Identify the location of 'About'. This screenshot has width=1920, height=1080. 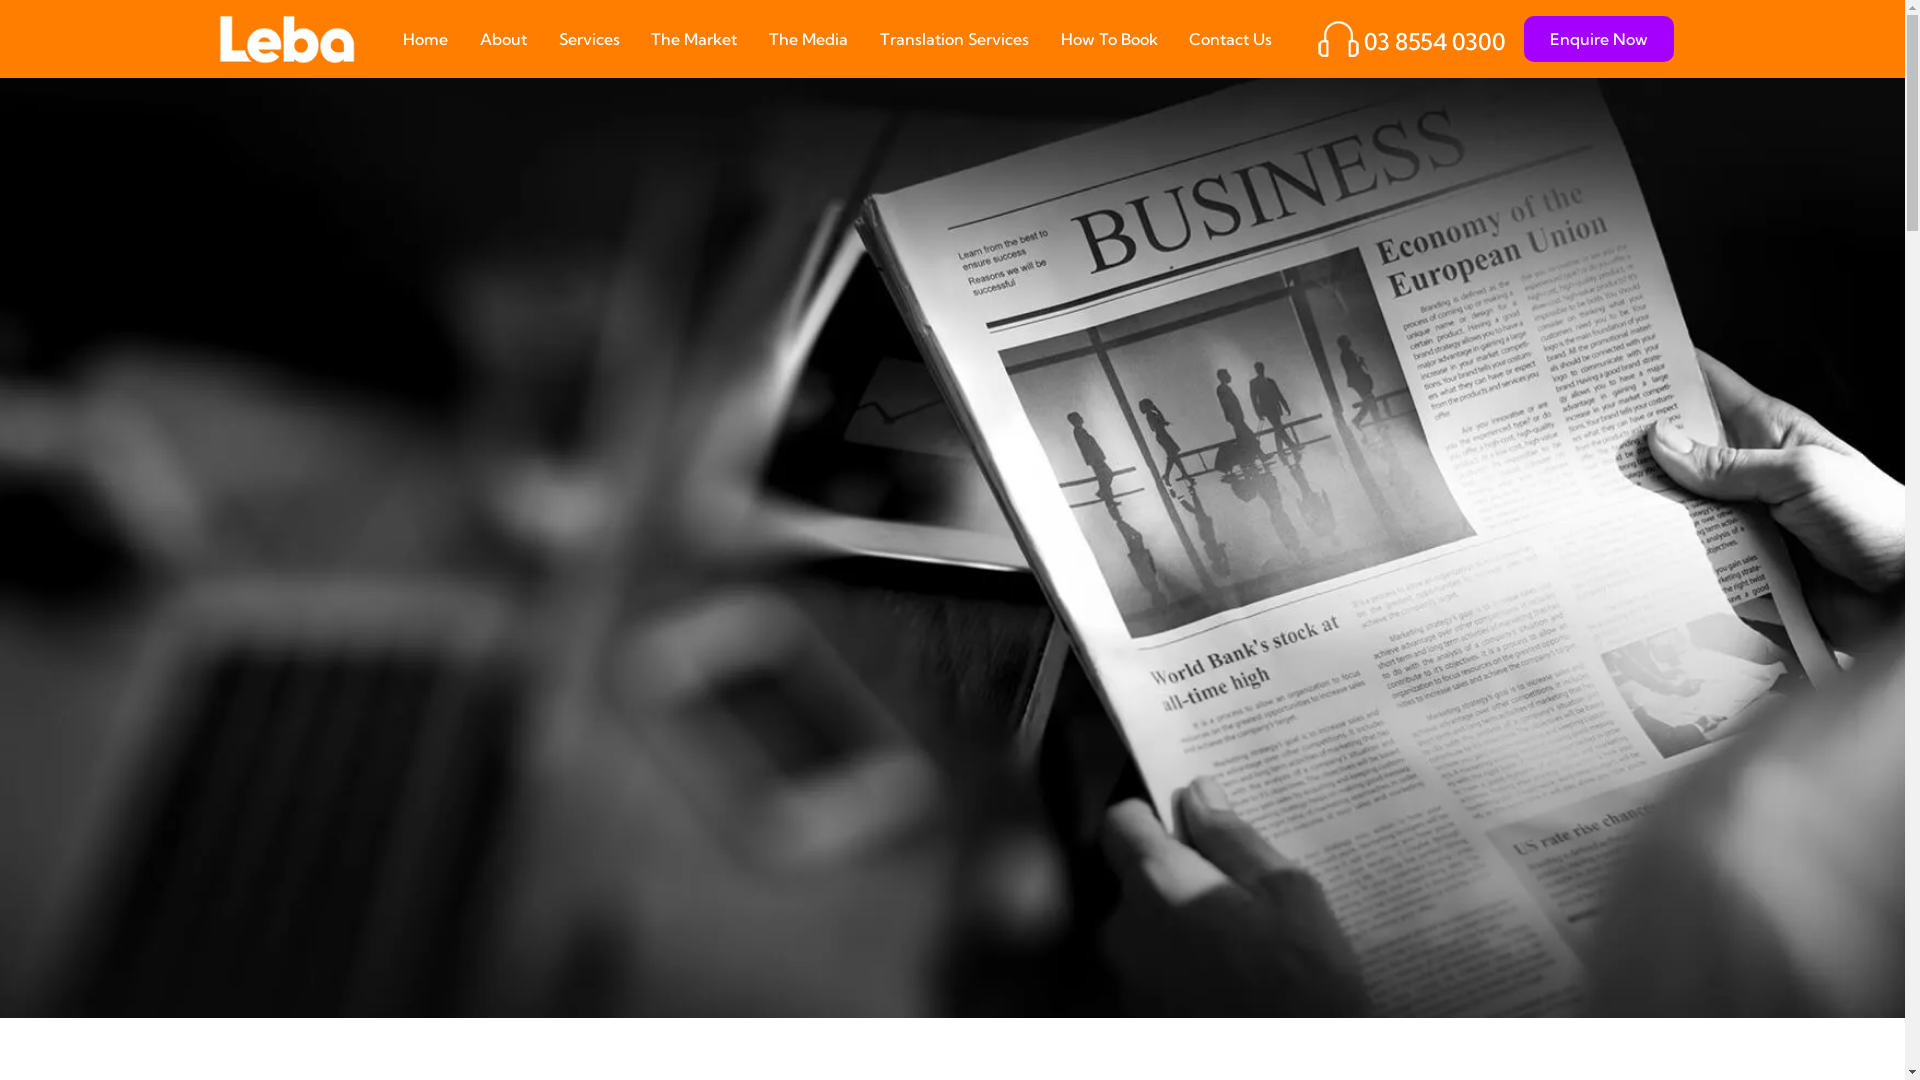
(503, 38).